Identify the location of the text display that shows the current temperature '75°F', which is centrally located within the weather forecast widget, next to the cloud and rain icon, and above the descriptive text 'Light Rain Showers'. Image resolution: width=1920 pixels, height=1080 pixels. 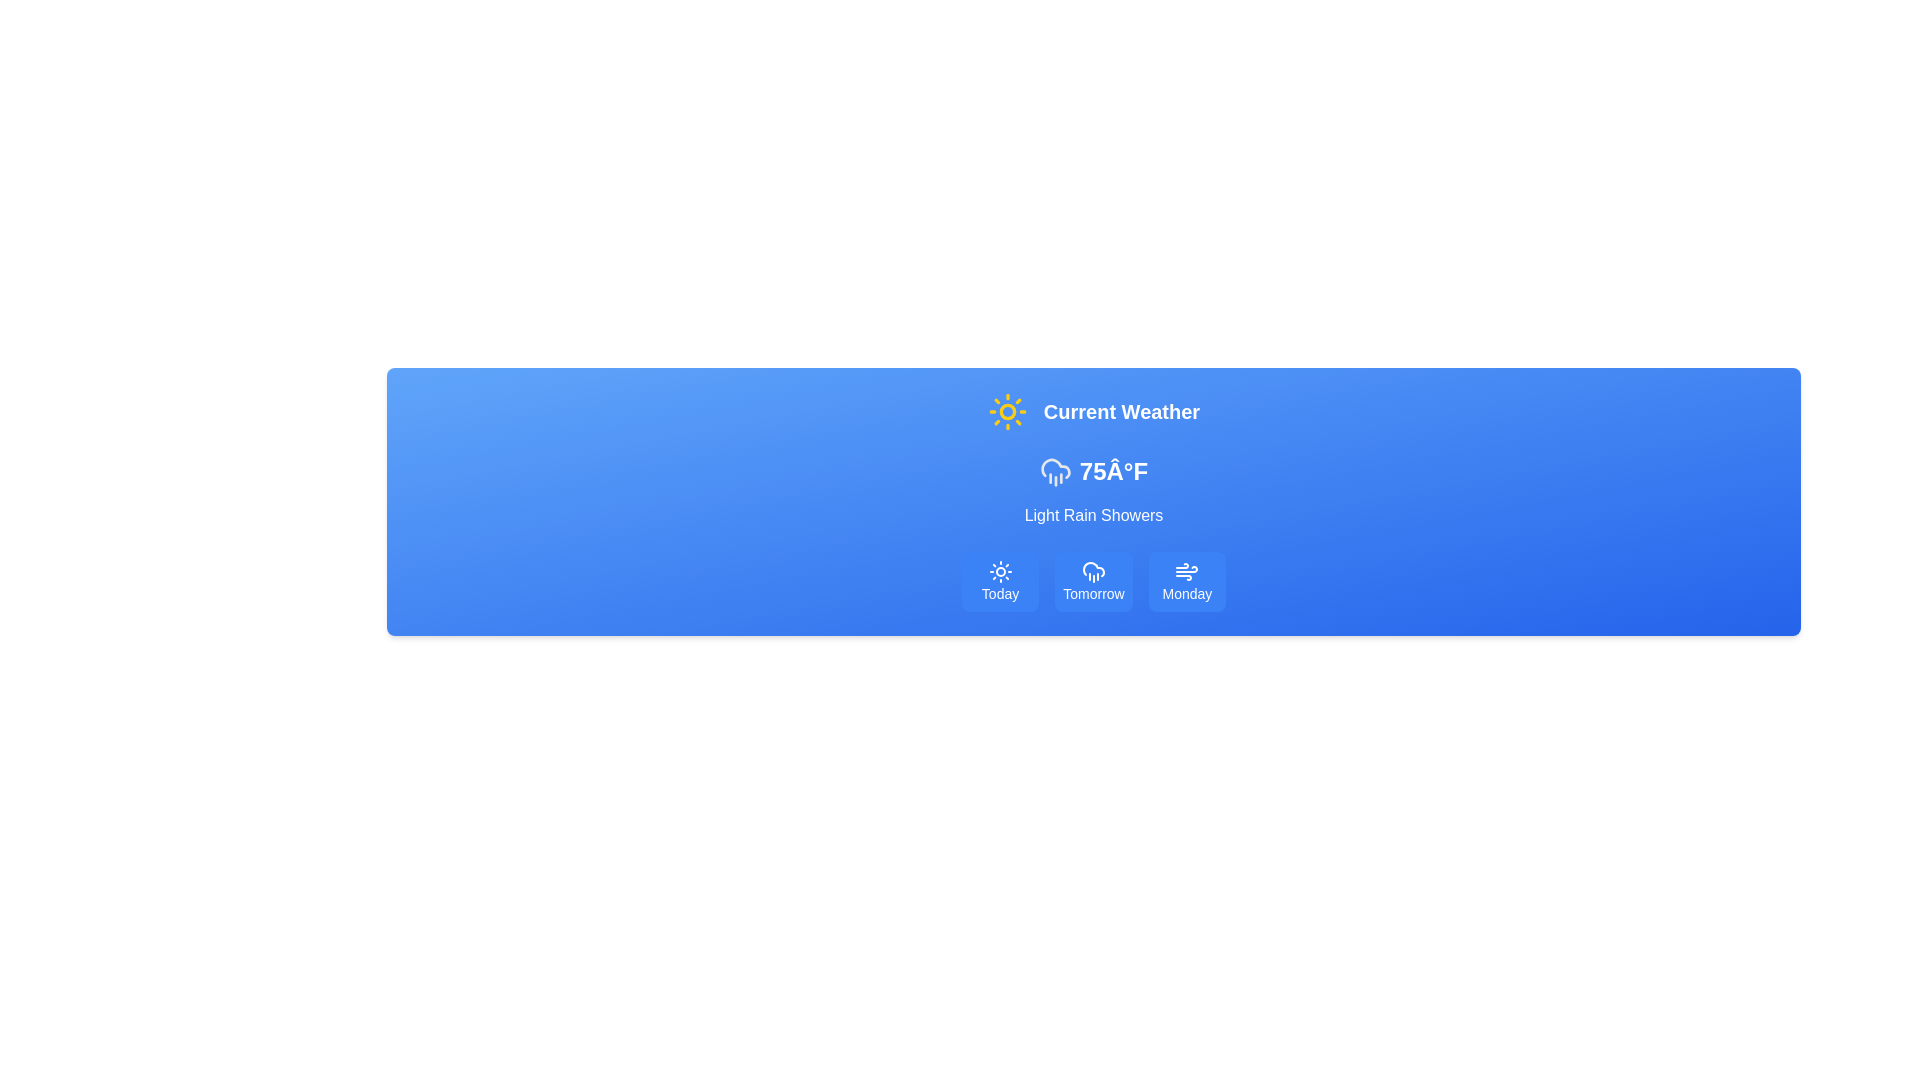
(1093, 471).